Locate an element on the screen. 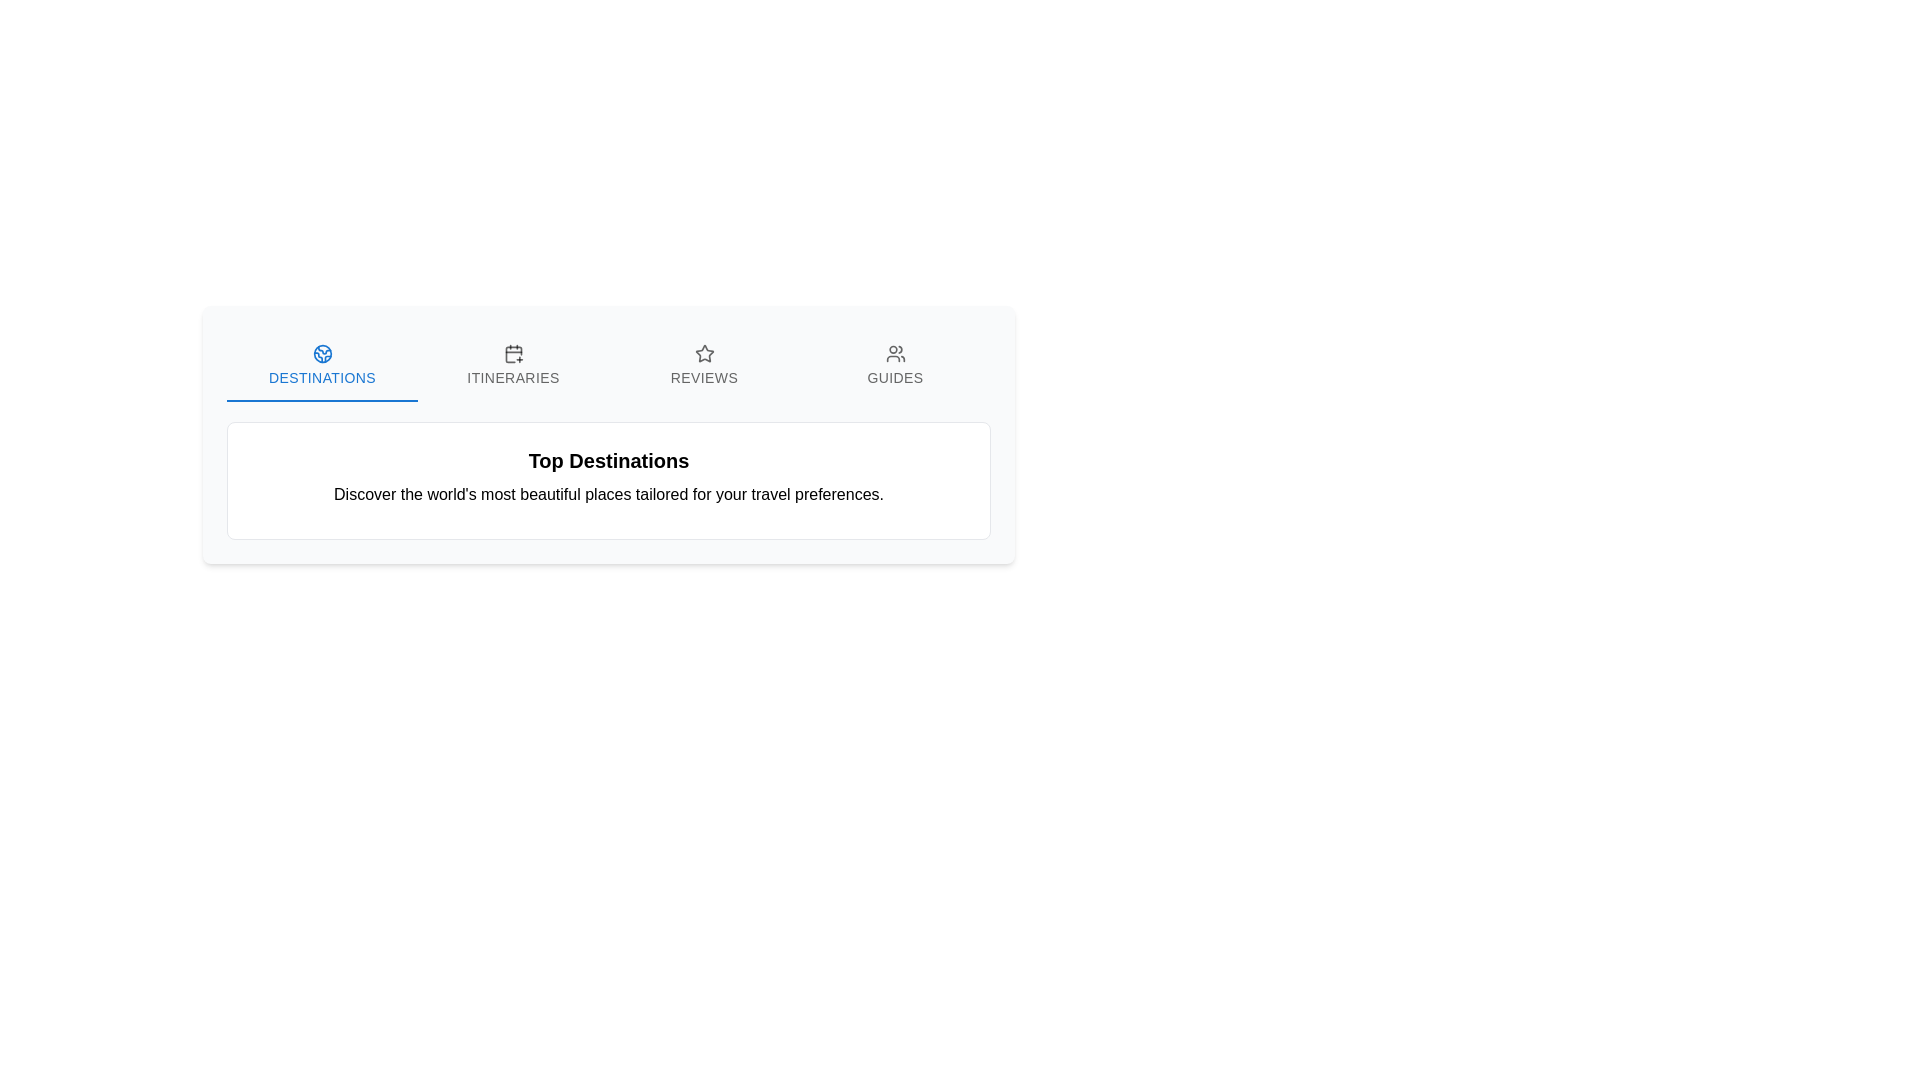  the star icon located within the 'REVIEWS' tab, which features a gray tone and symmetrical geometric layout is located at coordinates (704, 352).